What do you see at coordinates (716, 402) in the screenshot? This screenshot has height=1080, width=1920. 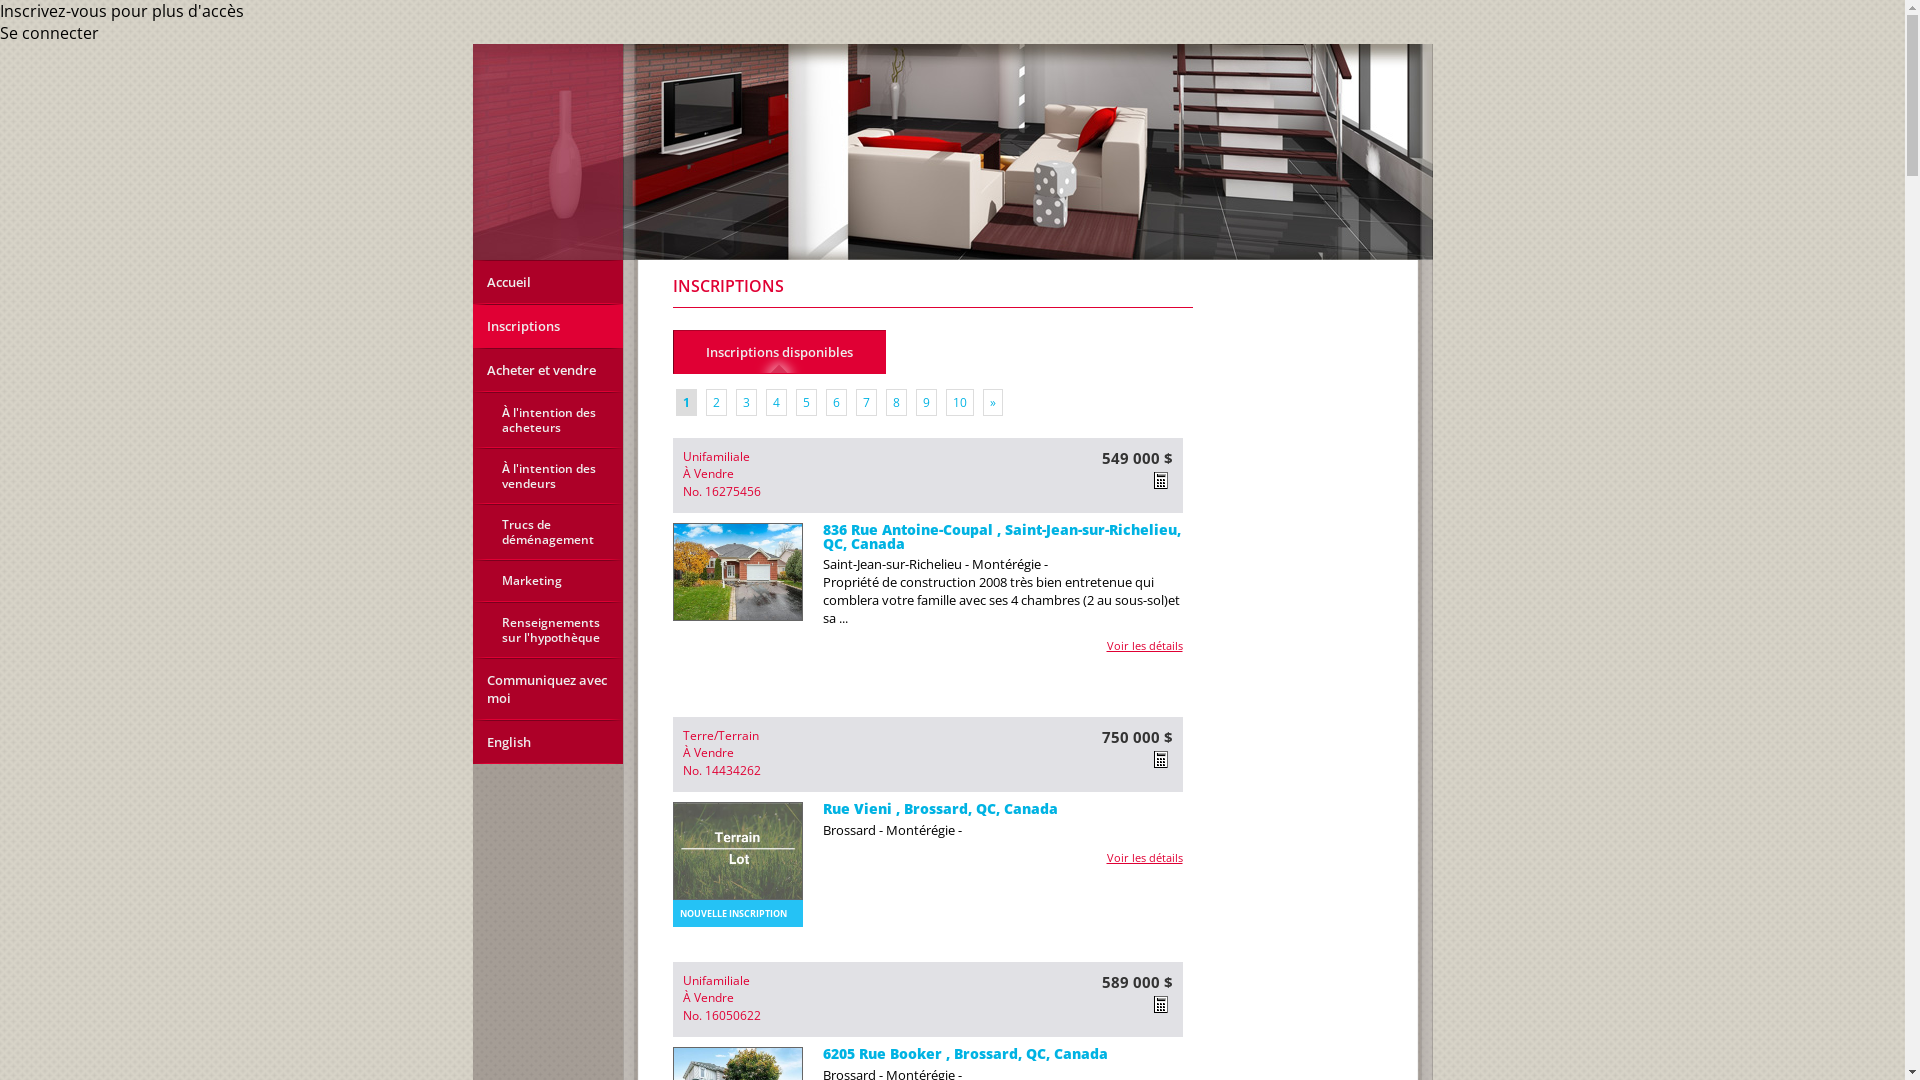 I see `'2'` at bounding box center [716, 402].